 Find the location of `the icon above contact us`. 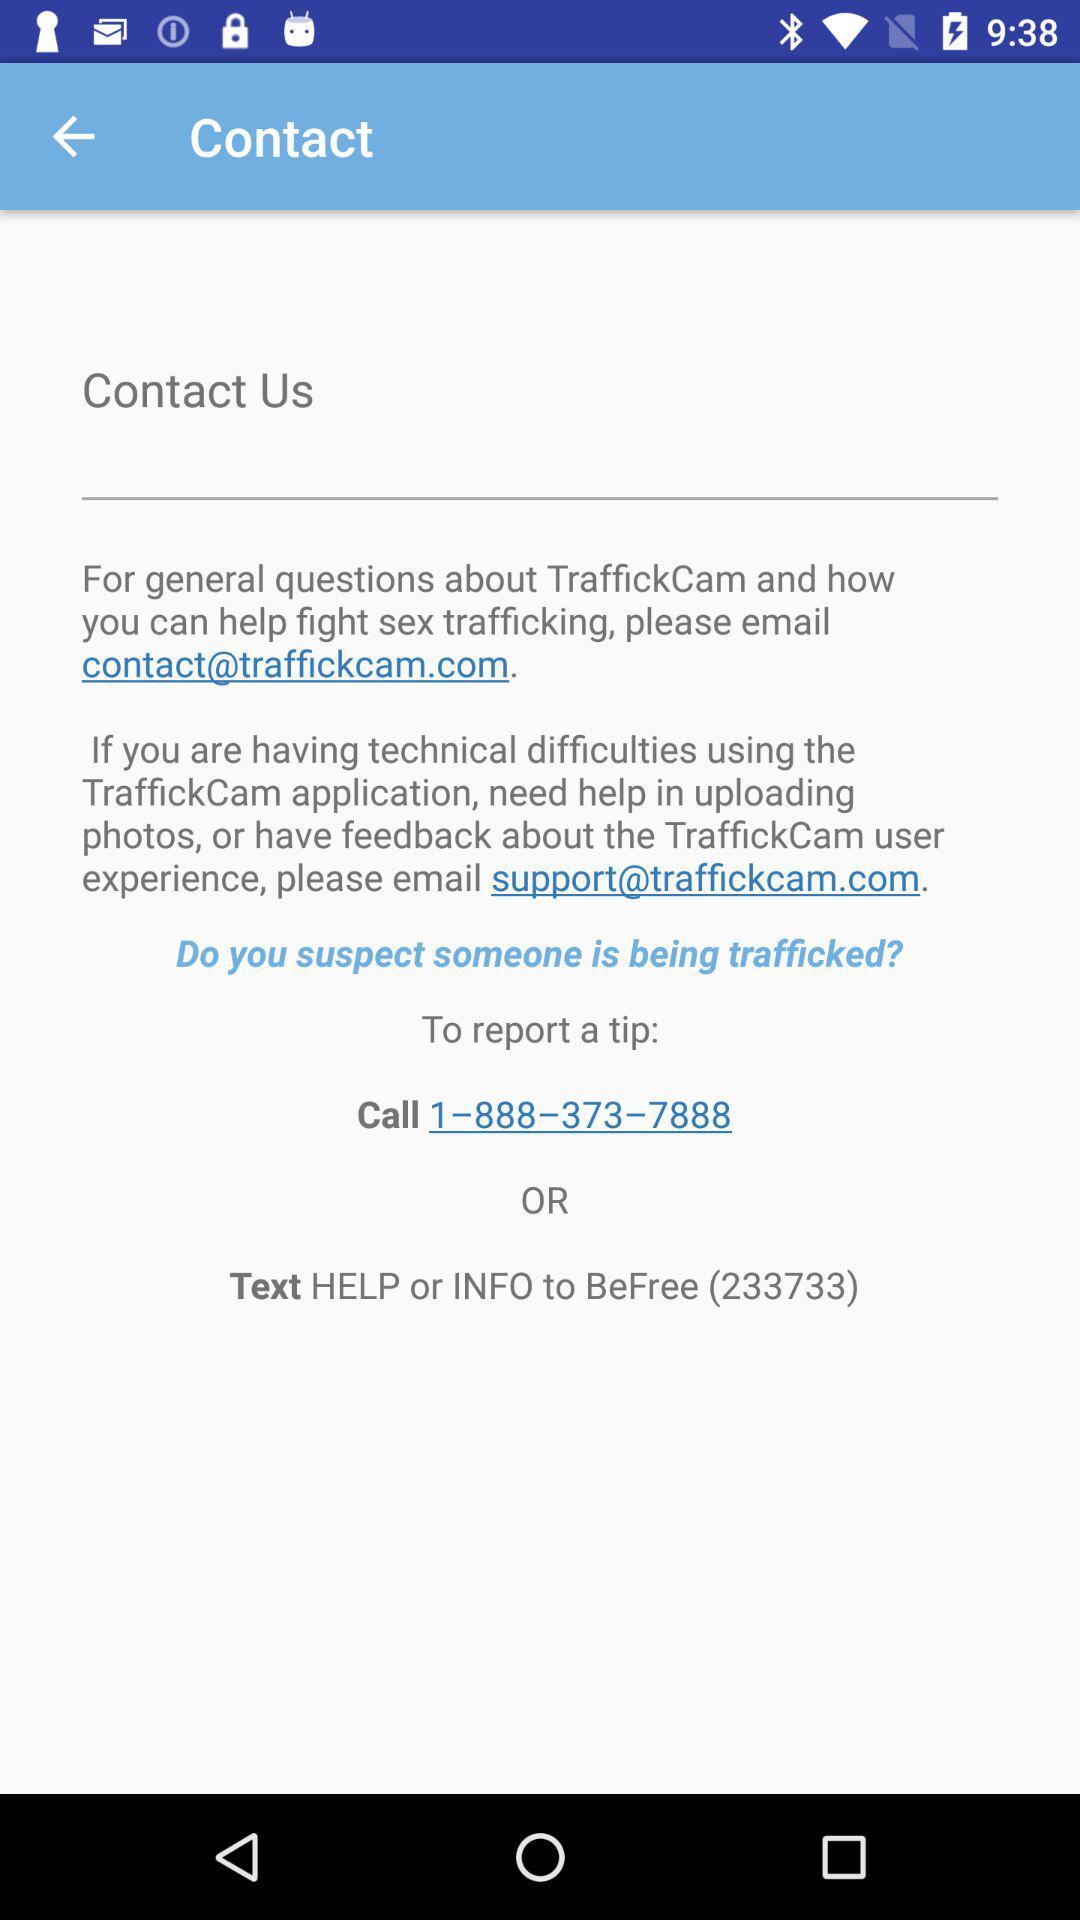

the icon above contact us is located at coordinates (72, 135).